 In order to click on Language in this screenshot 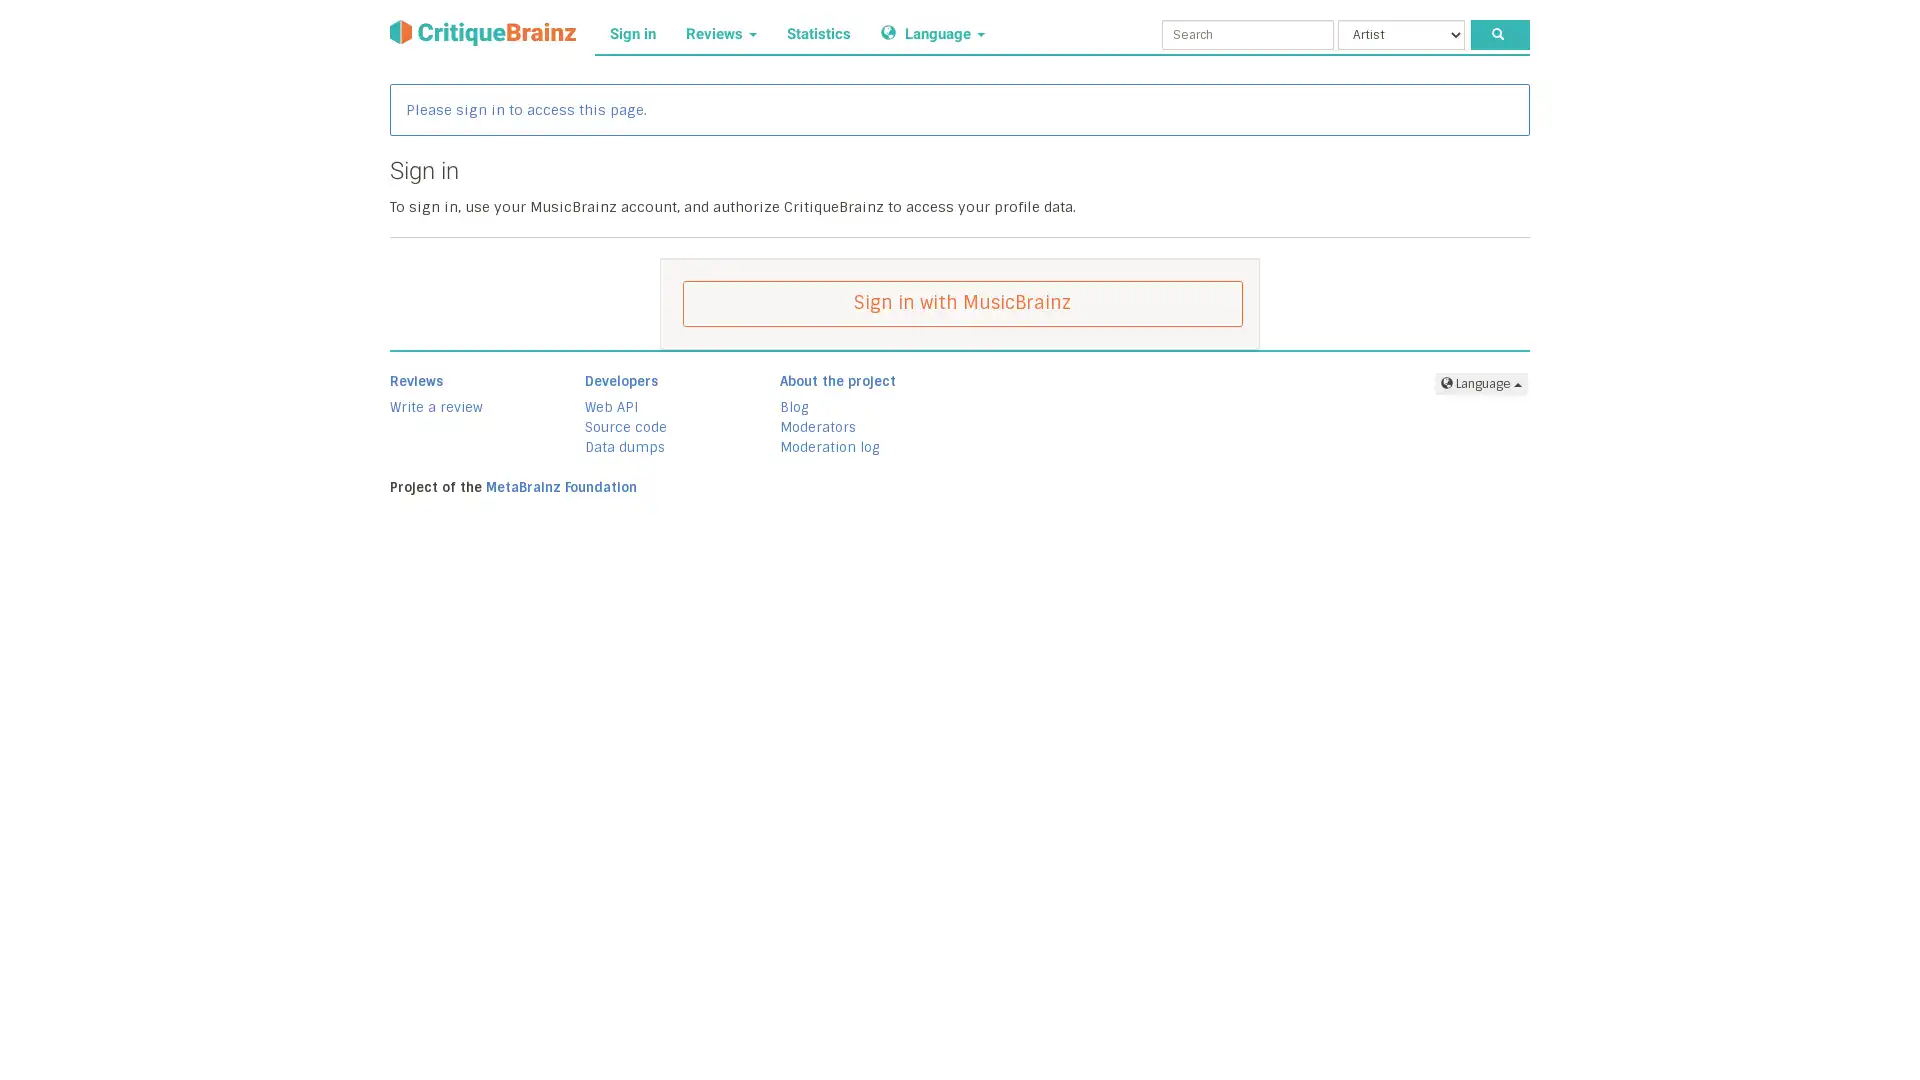, I will do `click(1481, 384)`.